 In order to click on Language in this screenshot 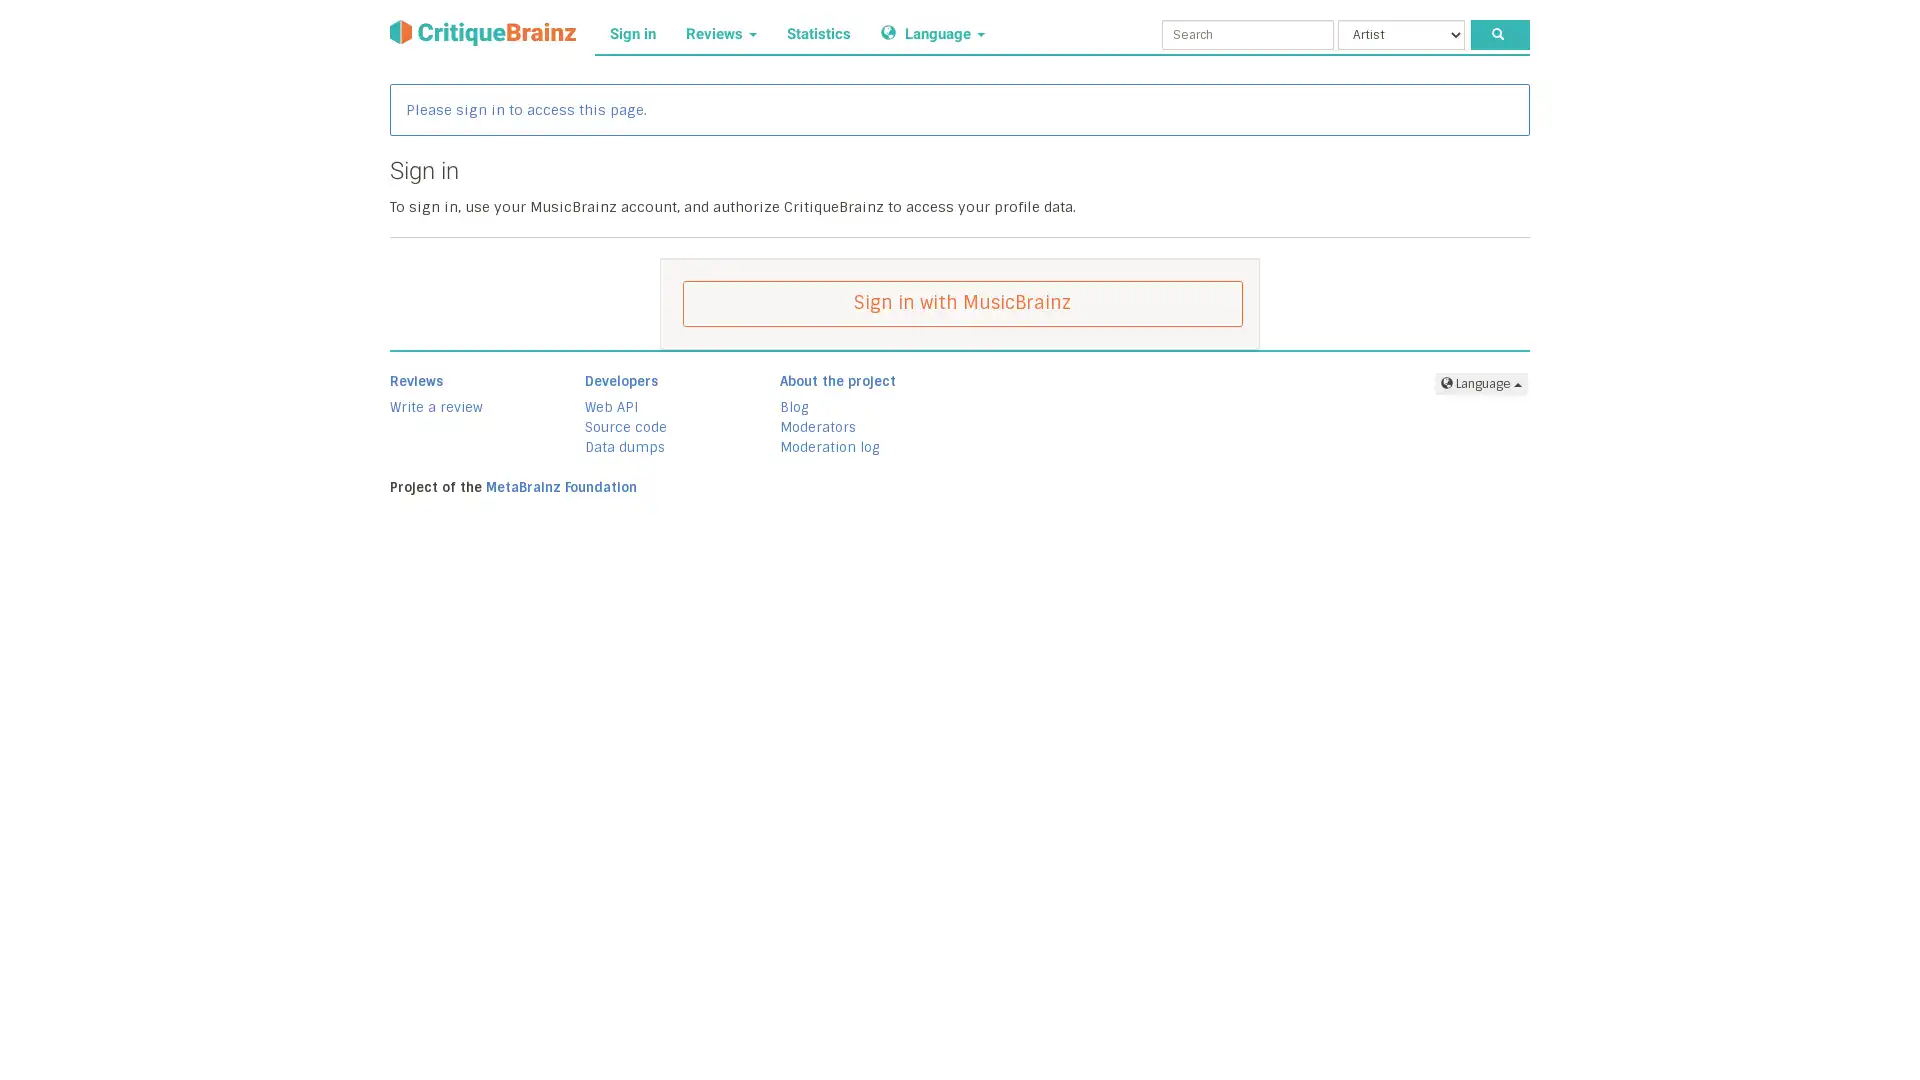, I will do `click(1481, 384)`.